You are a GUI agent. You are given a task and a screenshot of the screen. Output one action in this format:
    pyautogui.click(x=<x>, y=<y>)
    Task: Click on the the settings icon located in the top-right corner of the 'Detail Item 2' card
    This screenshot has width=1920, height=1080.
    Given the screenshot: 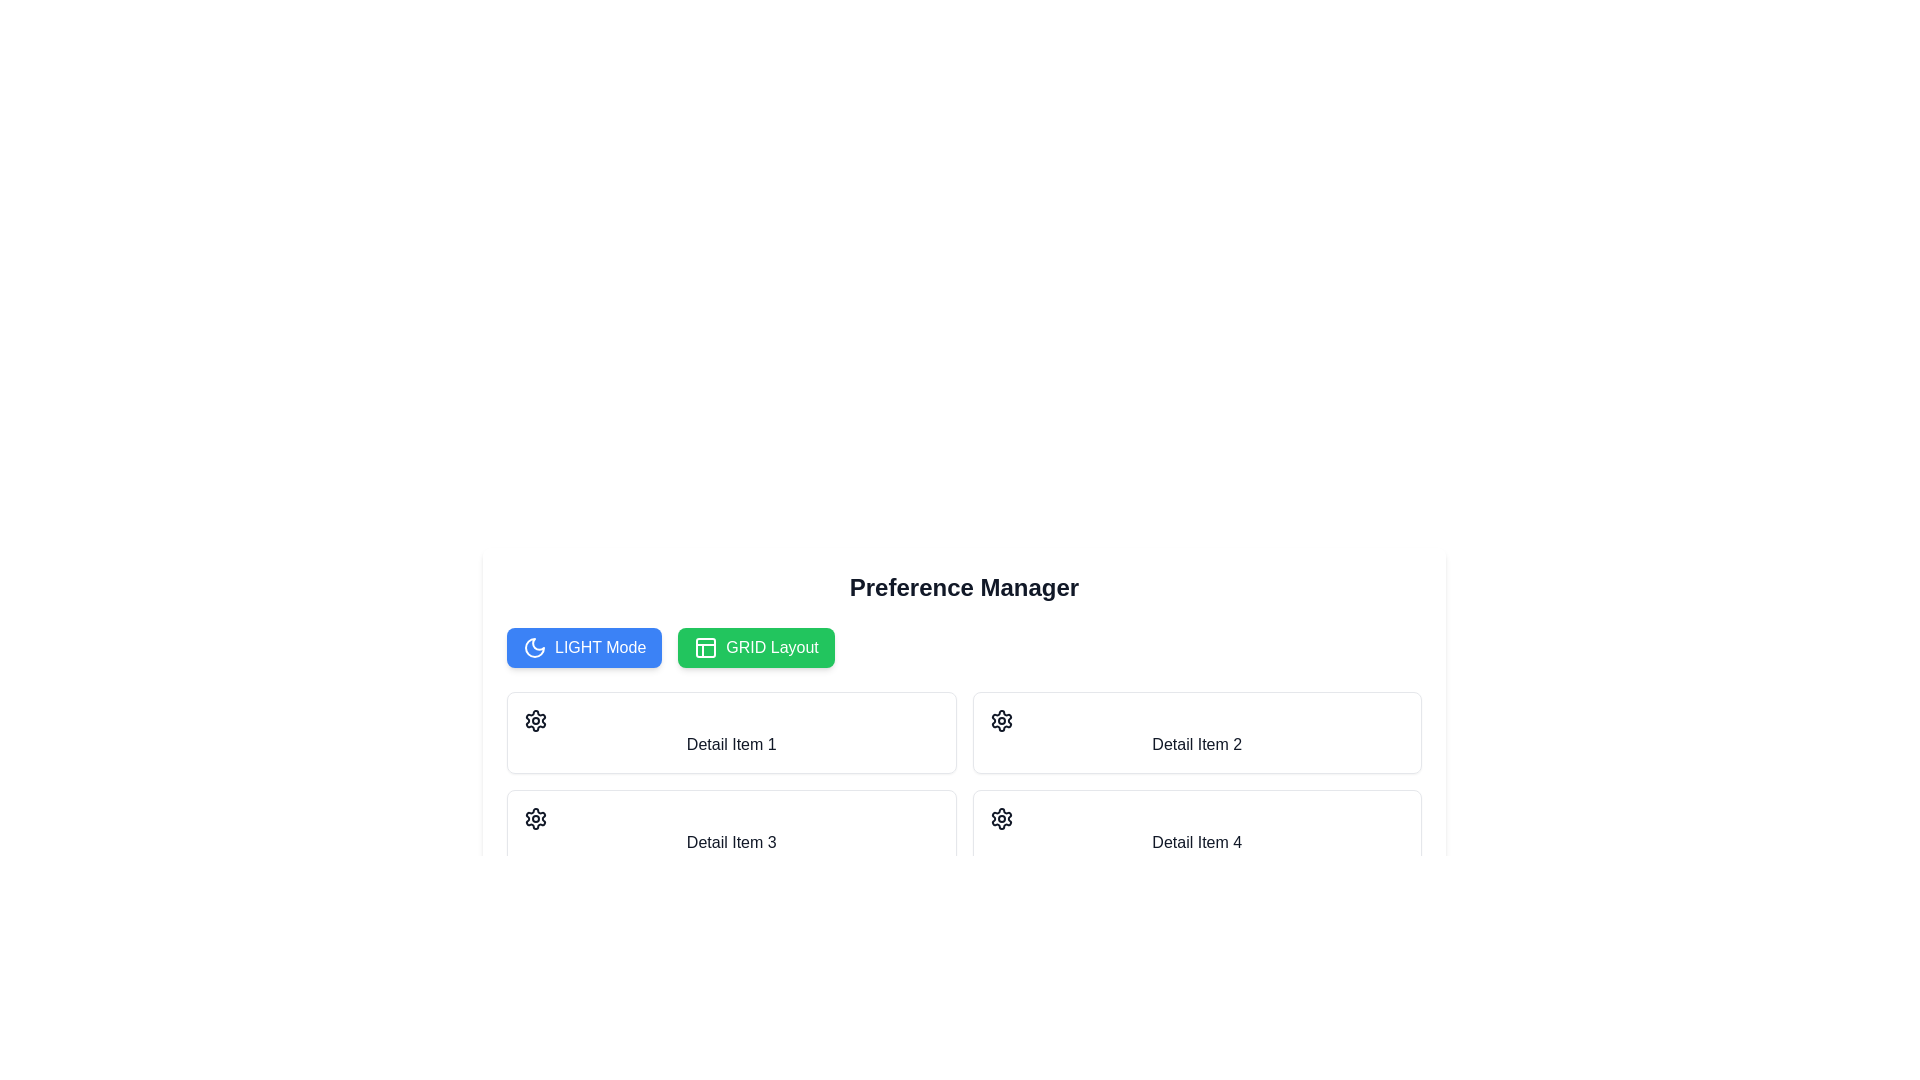 What is the action you would take?
    pyautogui.click(x=1001, y=721)
    